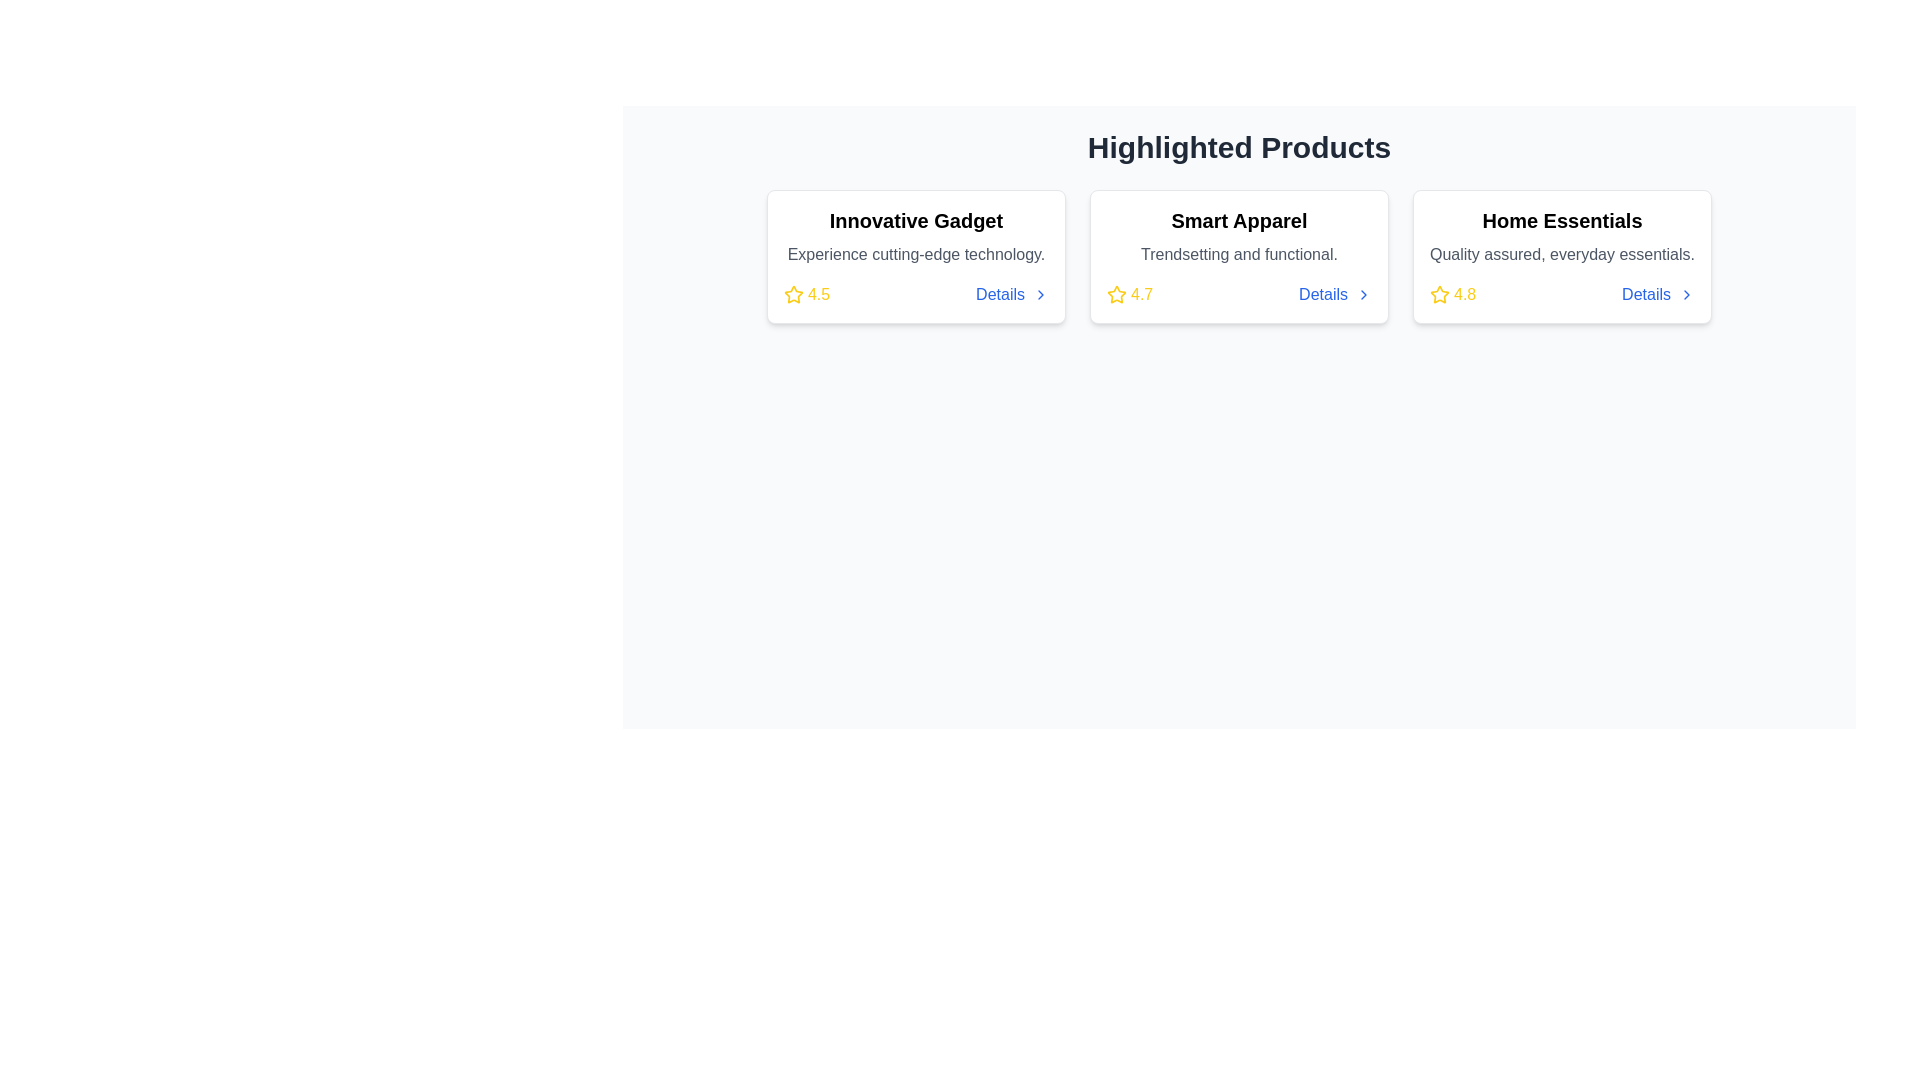 This screenshot has height=1080, width=1920. Describe the element at coordinates (1238, 256) in the screenshot. I see `the rating and description of the second product showcase card in the grid layout` at that location.